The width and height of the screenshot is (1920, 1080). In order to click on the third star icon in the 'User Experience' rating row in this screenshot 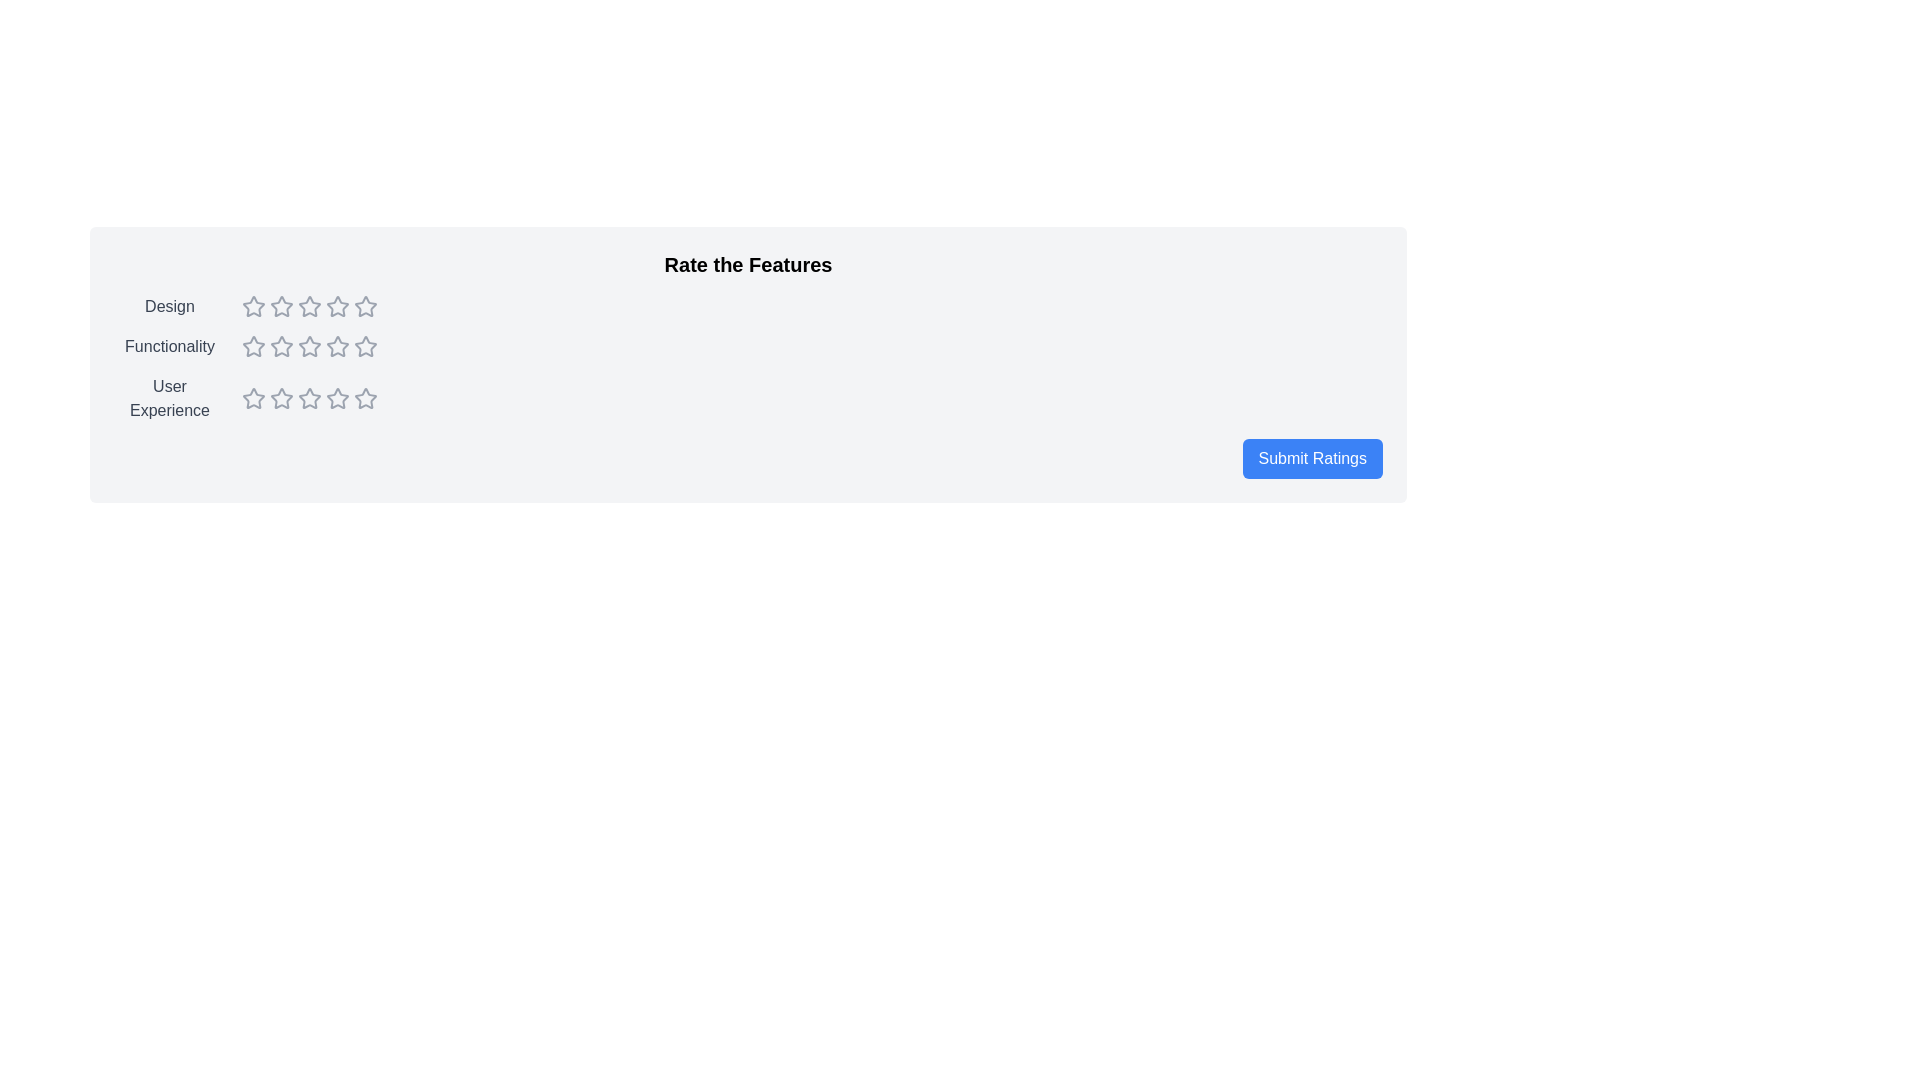, I will do `click(337, 398)`.